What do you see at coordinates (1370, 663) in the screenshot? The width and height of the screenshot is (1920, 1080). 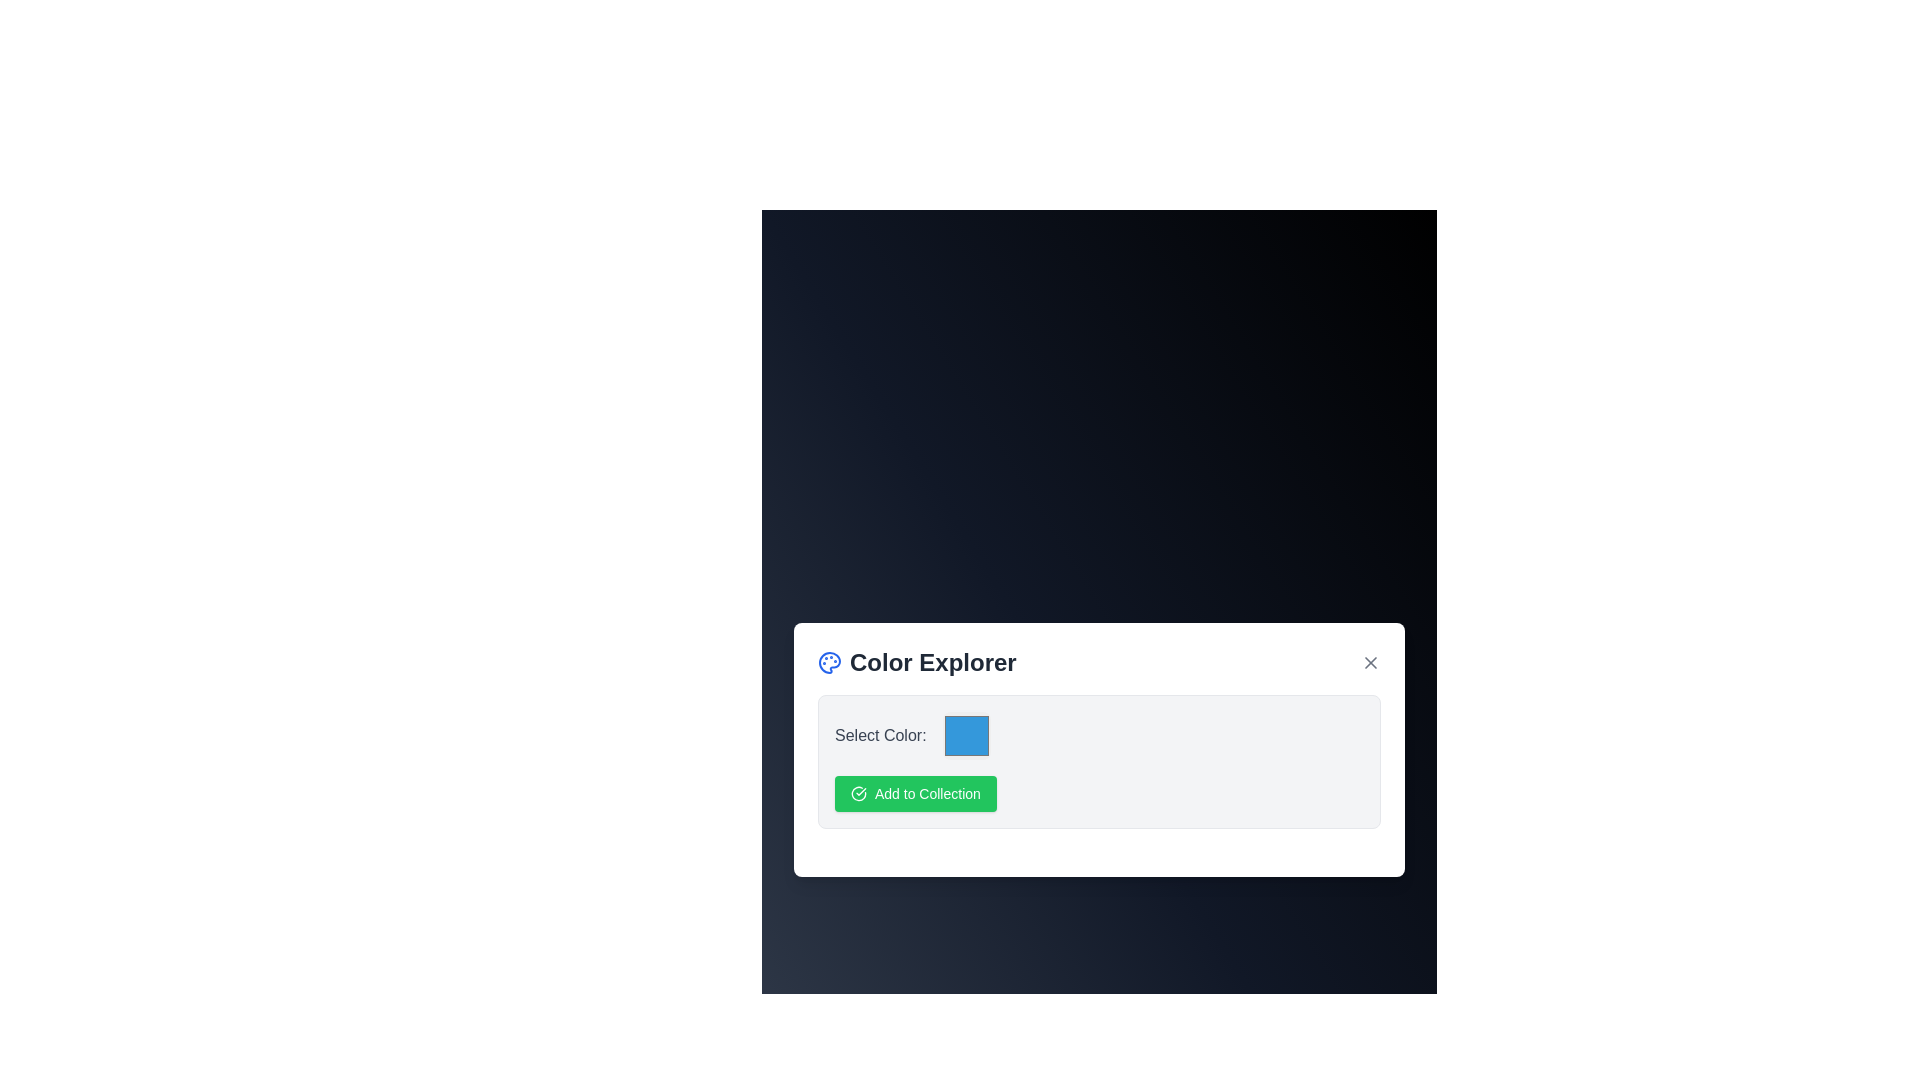 I see `the 'X' symbol in the top-right corner of the 'Color Explorer' dialog box` at bounding box center [1370, 663].